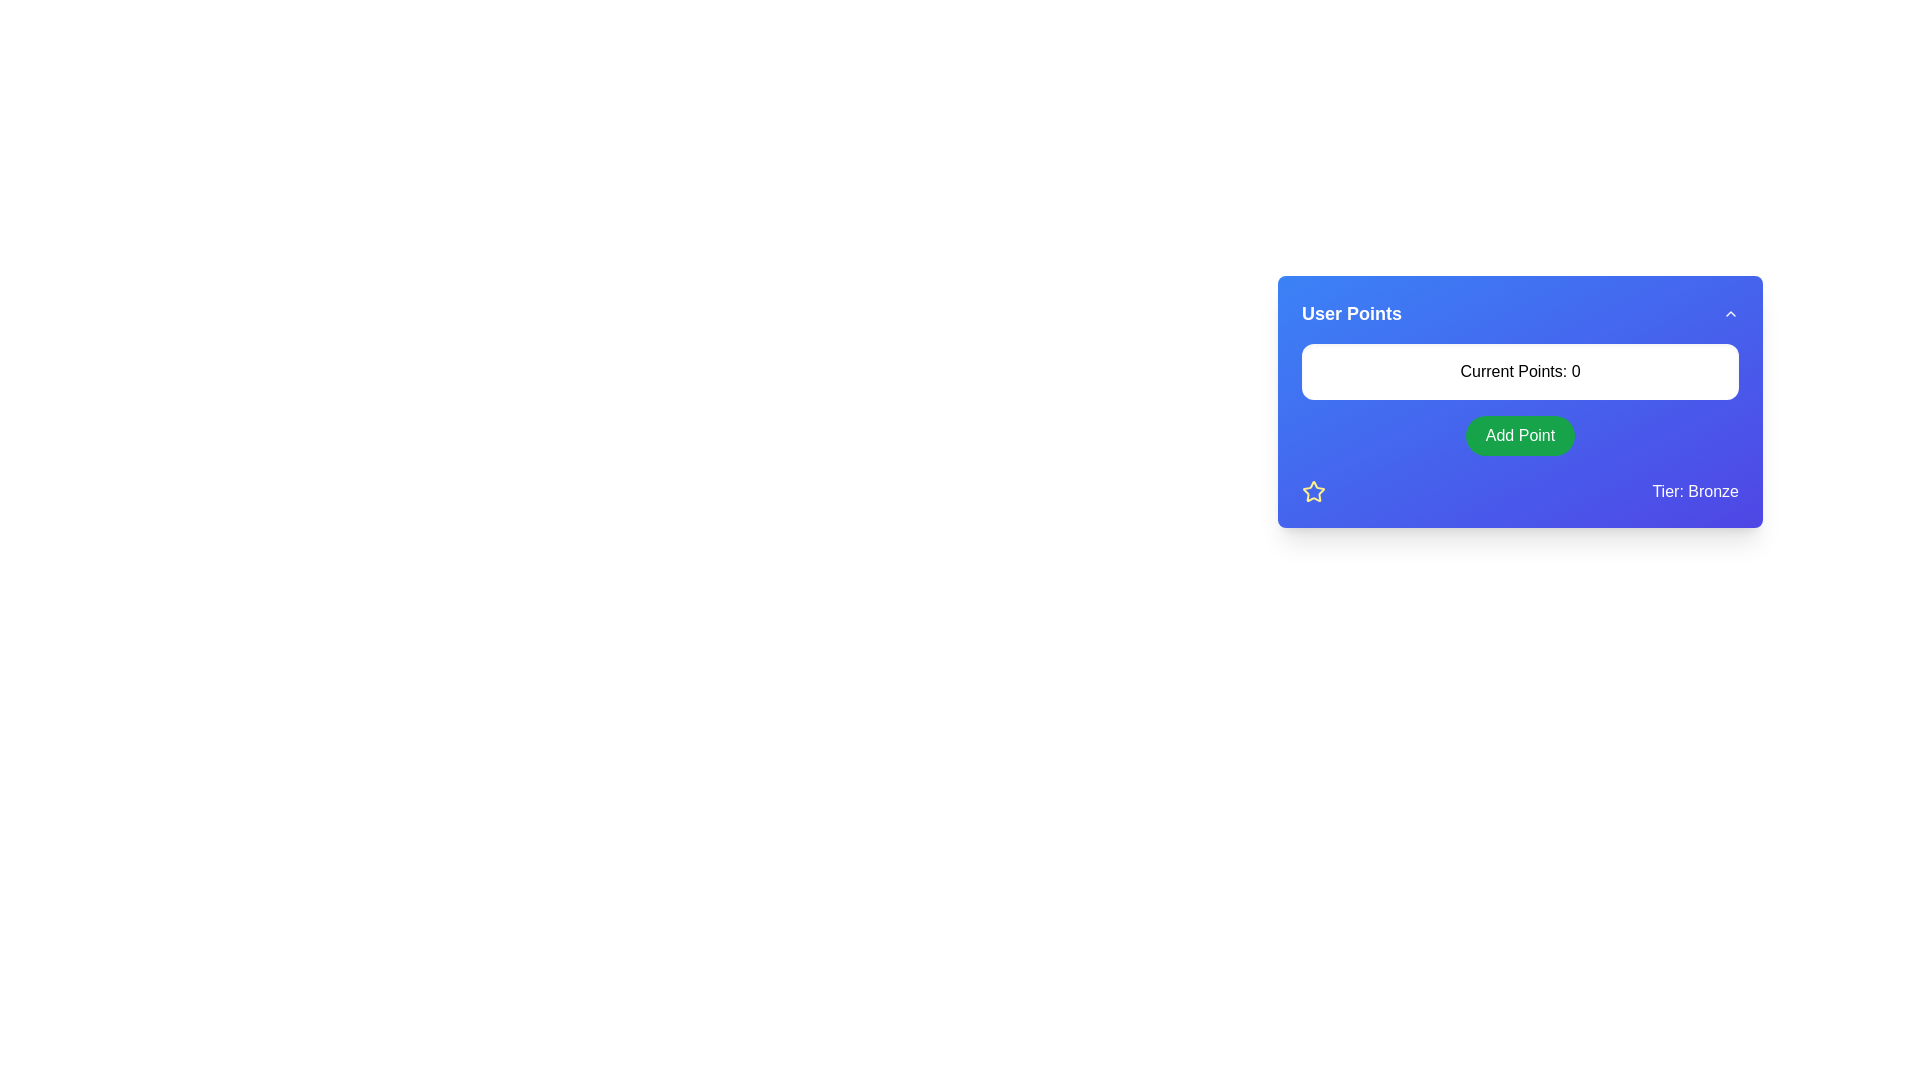  What do you see at coordinates (1314, 492) in the screenshot?
I see `the decorative graphic icon in the bottom-left corner of the card layout labeled 'Tier: Bronze'` at bounding box center [1314, 492].